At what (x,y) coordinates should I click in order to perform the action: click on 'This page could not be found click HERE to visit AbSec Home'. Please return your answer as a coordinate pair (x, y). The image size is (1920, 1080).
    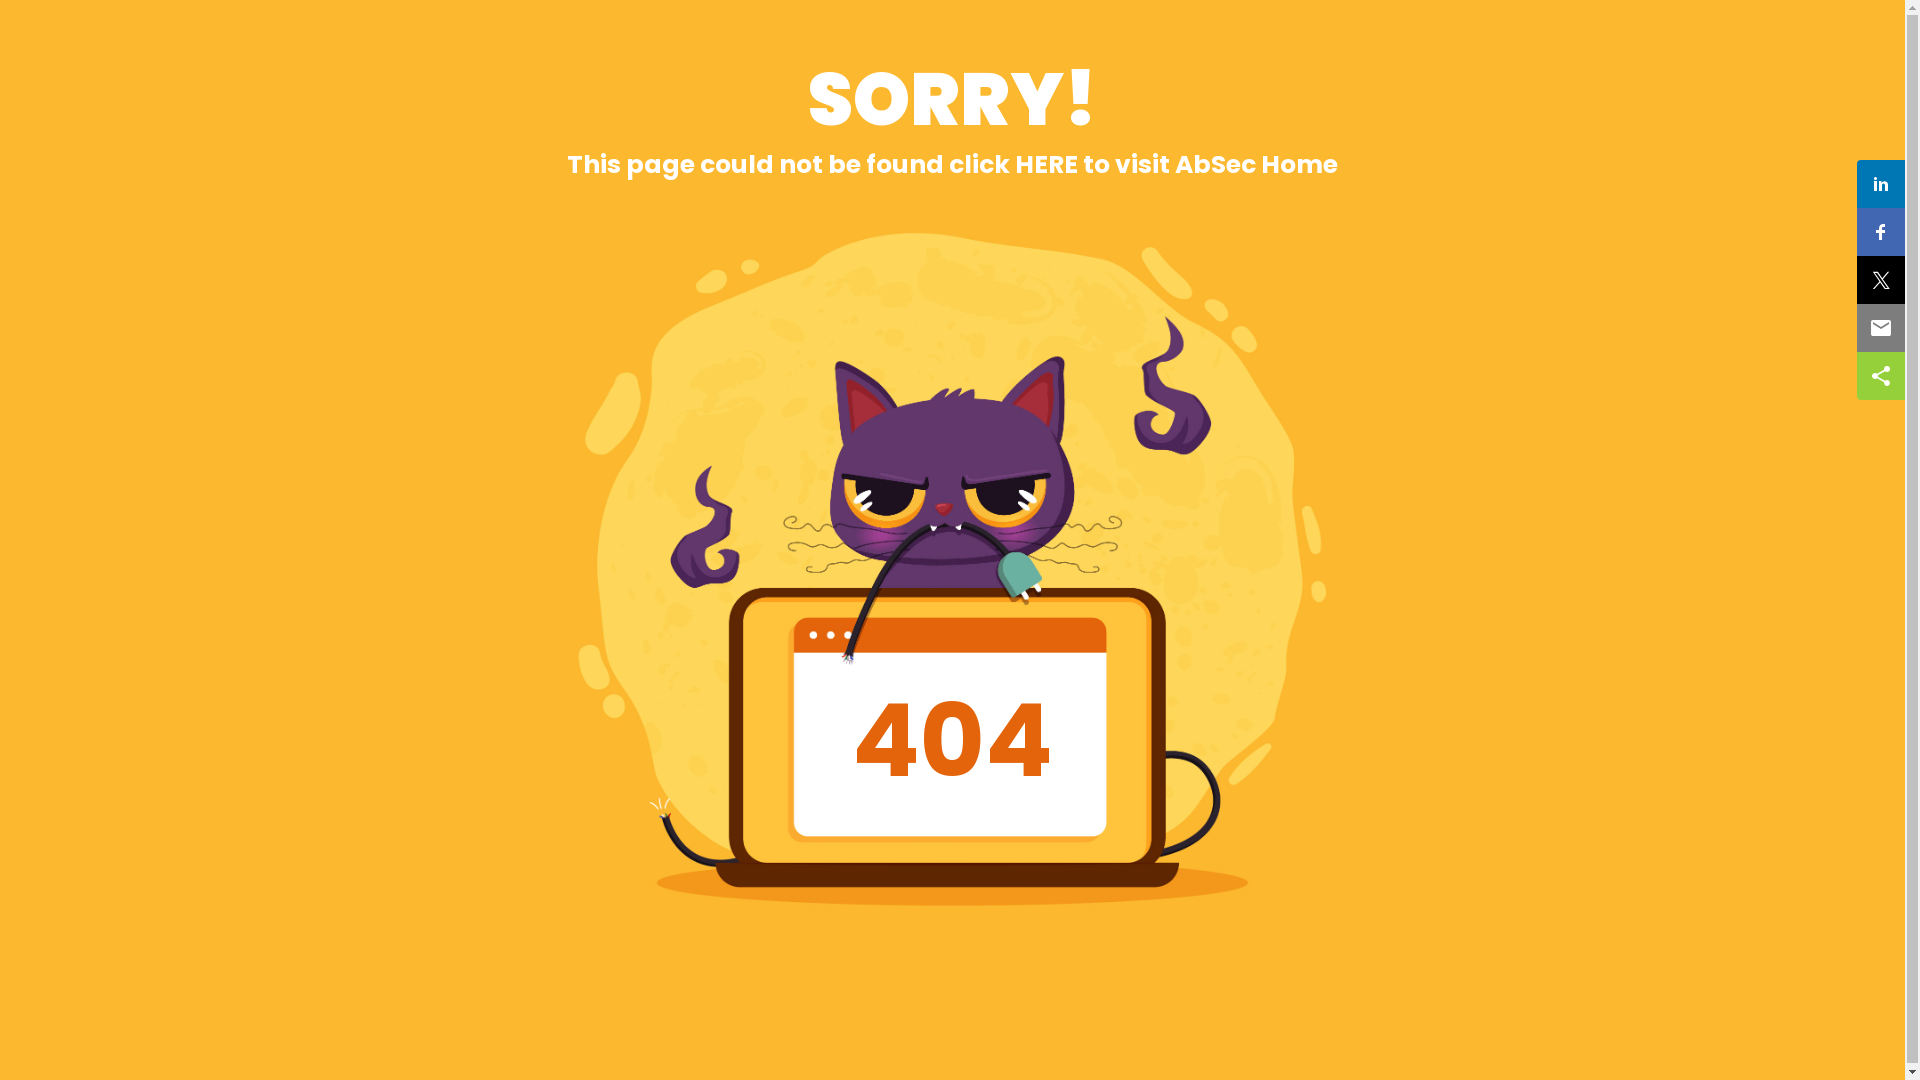
    Looking at the image, I should click on (951, 163).